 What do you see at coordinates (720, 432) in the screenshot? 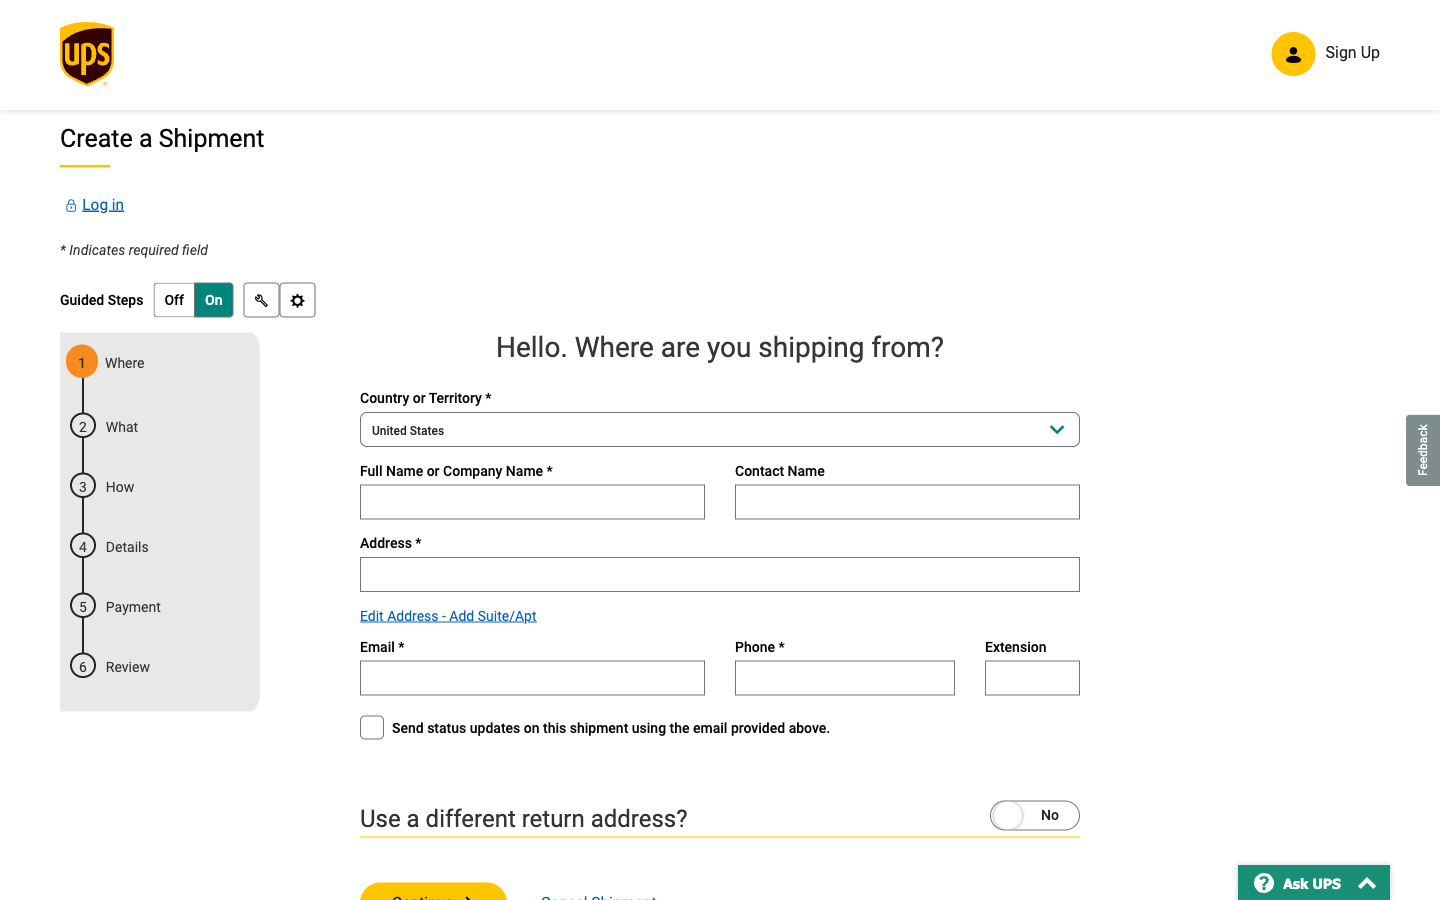
I see `Scroll down to see the options for the country or territory` at bounding box center [720, 432].